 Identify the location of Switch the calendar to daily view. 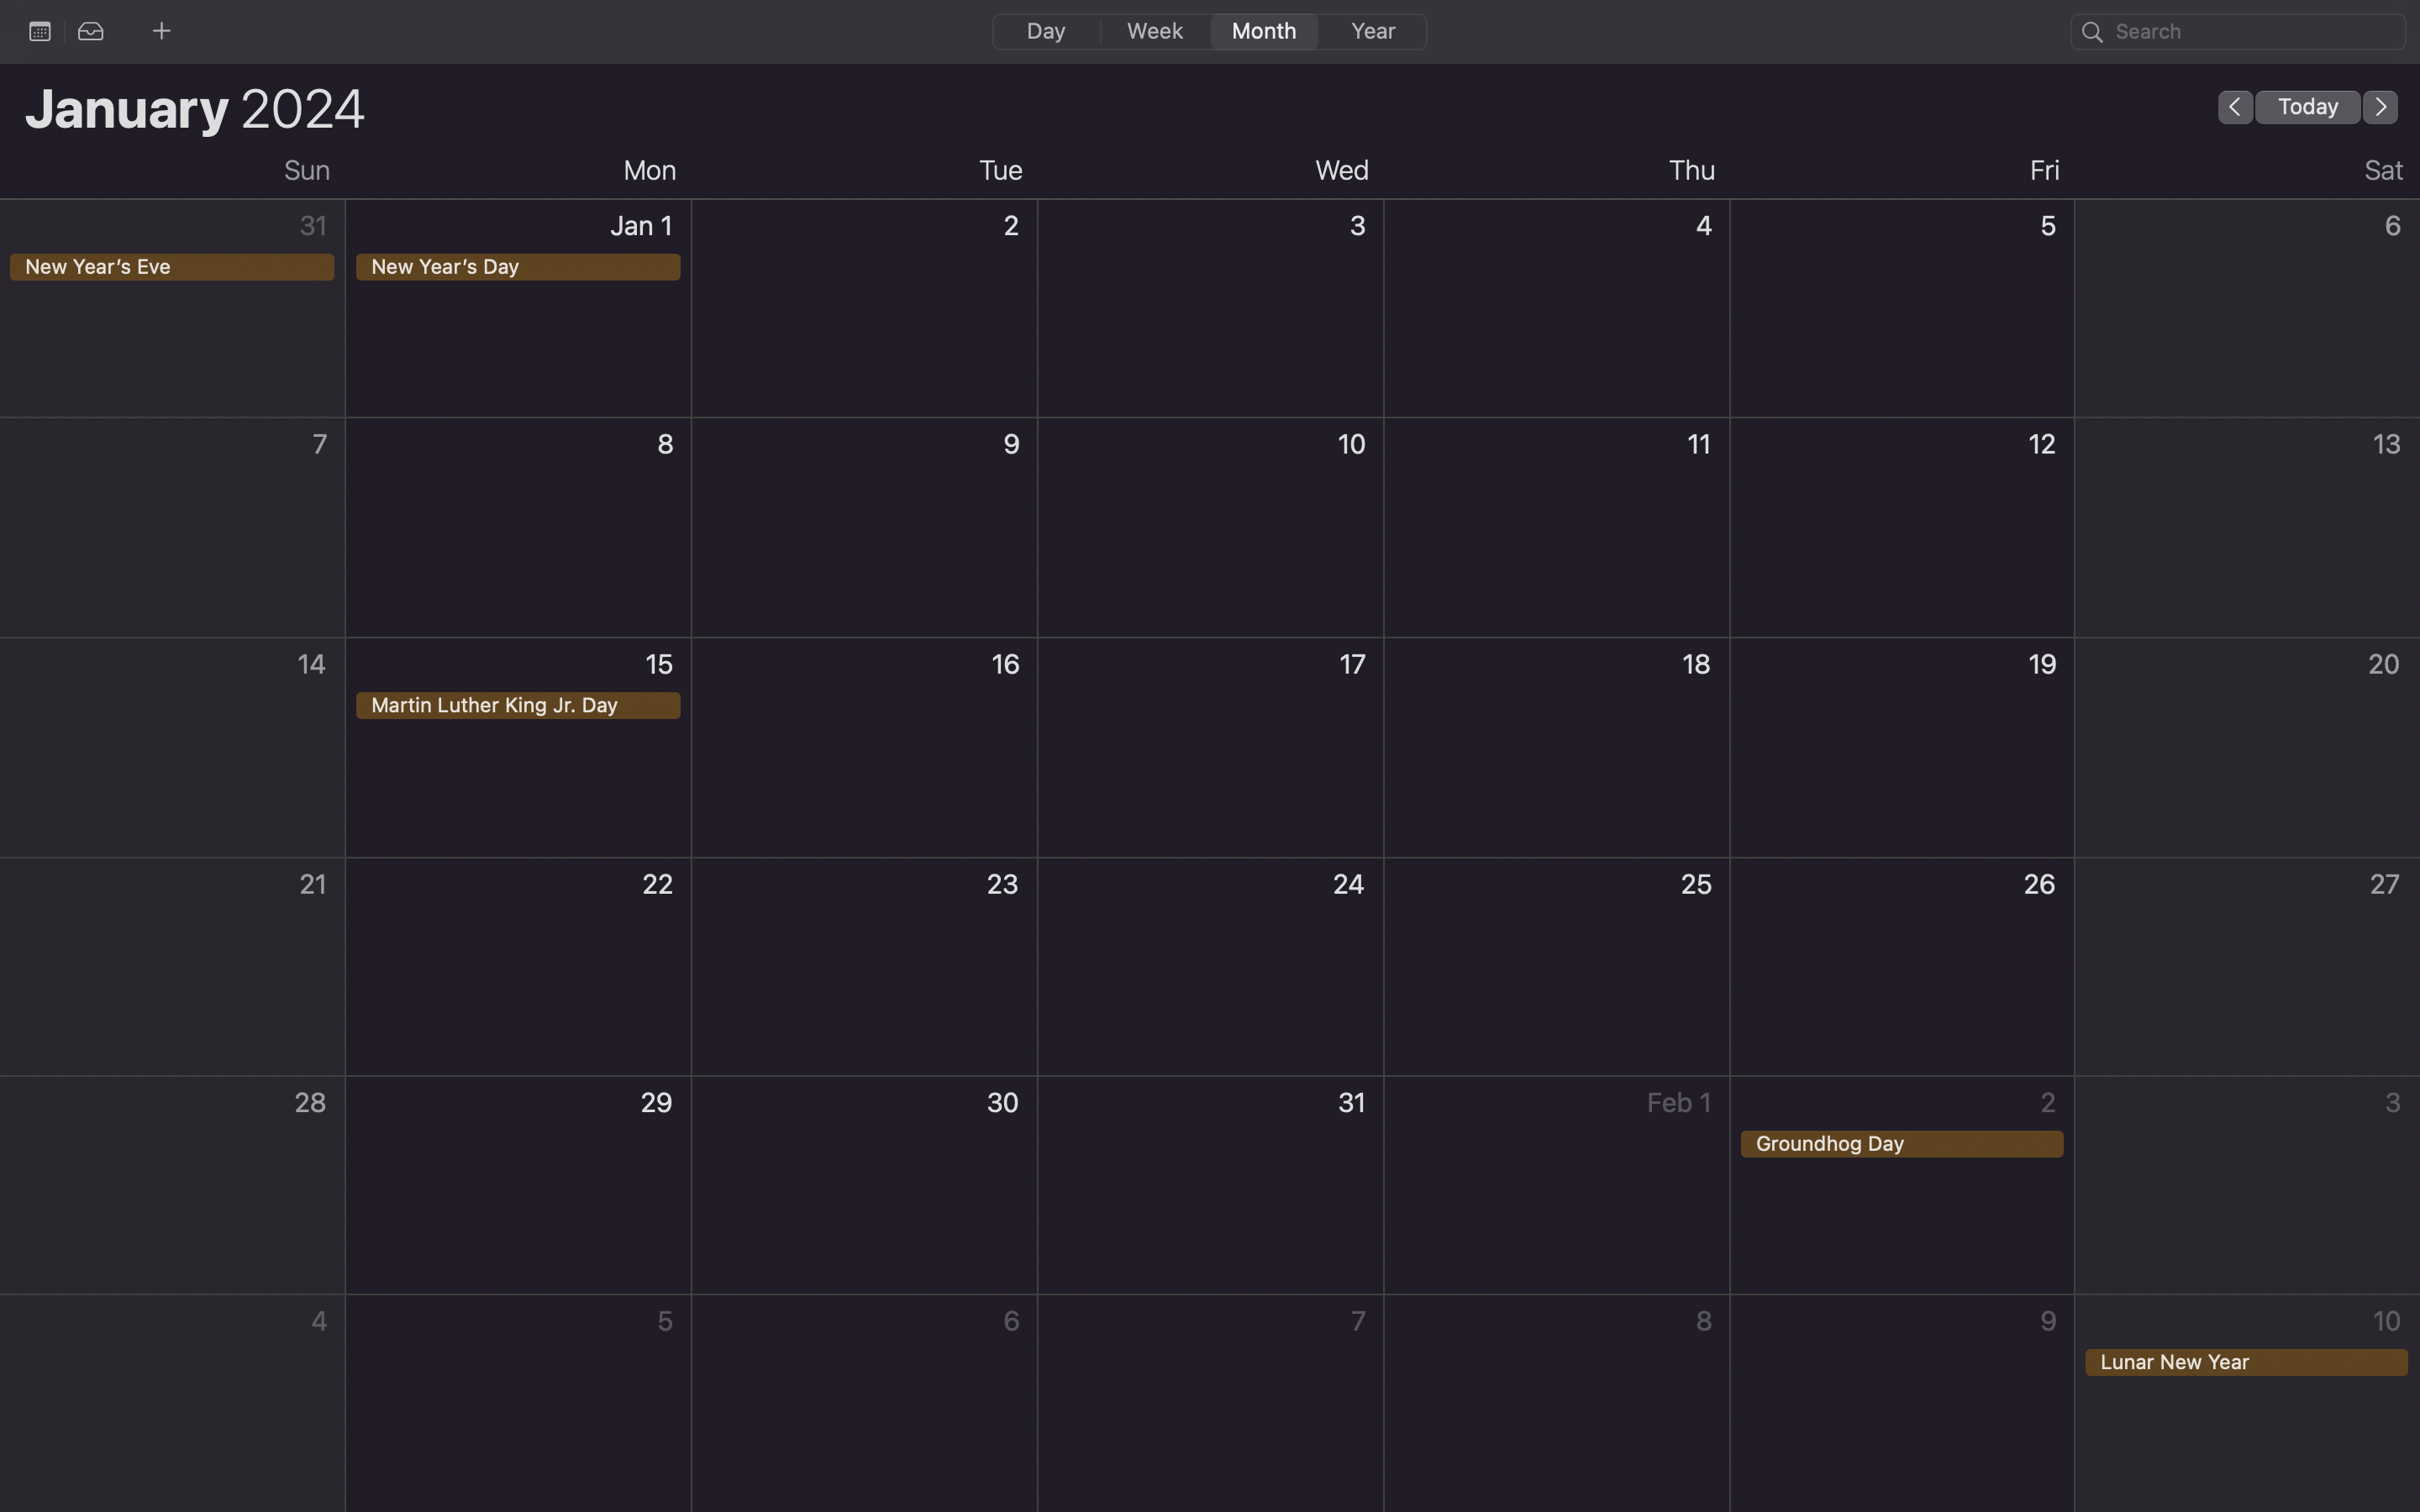
(1044, 29).